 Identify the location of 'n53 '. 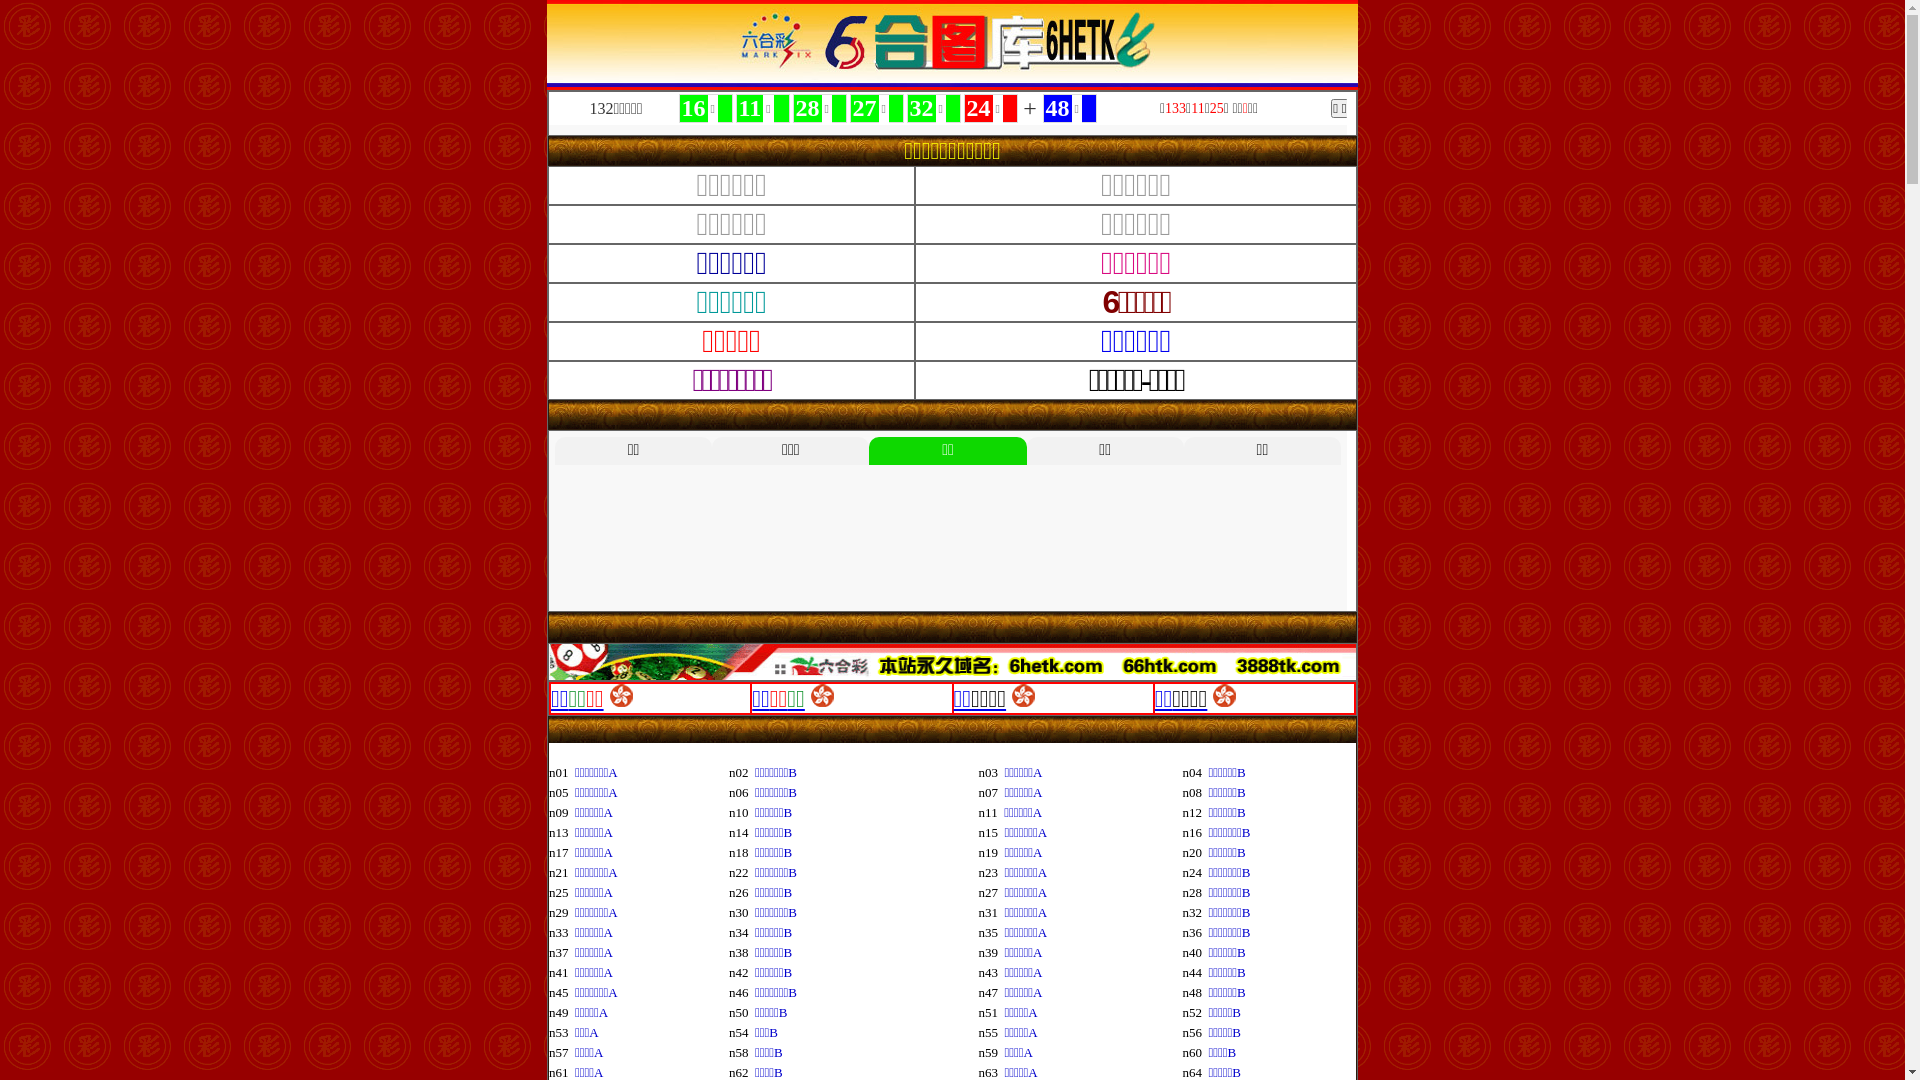
(560, 1032).